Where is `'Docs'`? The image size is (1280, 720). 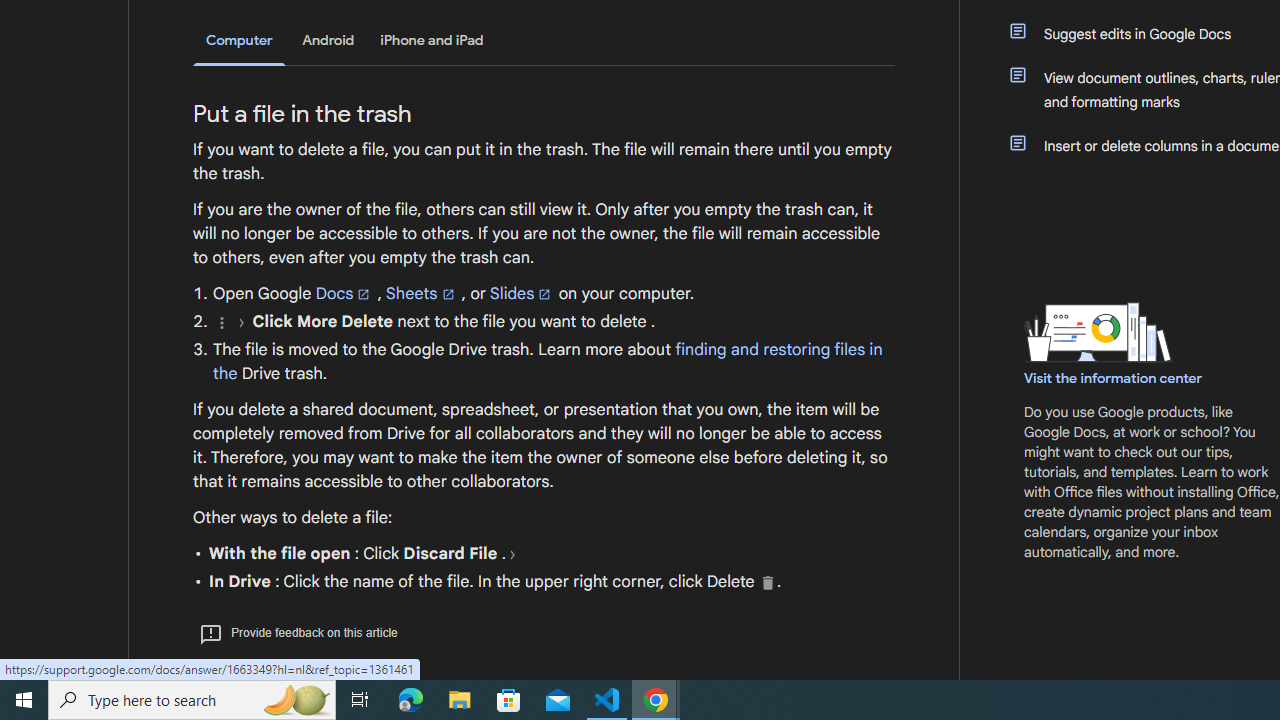
'Docs' is located at coordinates (344, 293).